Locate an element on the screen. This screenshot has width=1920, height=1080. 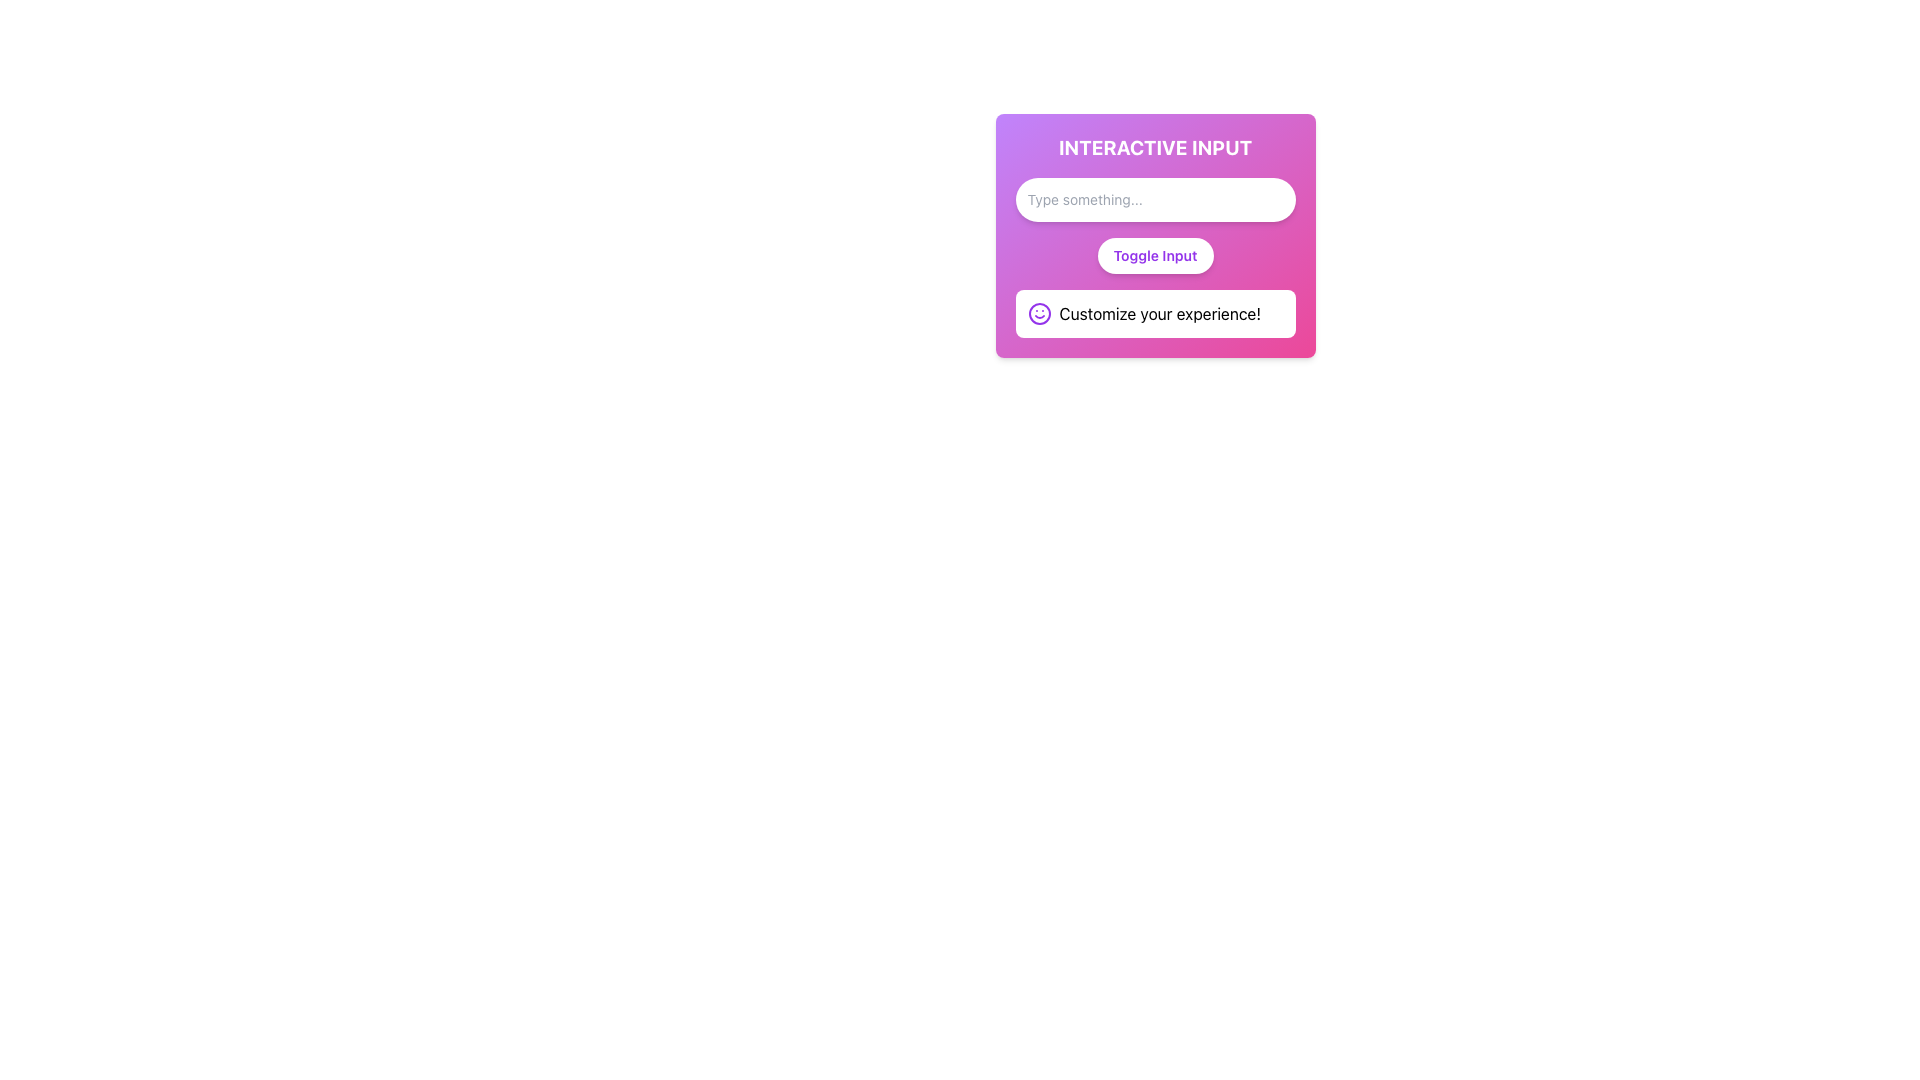
the outermost circle graphic of the icon located before the 'Customize your experience!' text is located at coordinates (1039, 313).